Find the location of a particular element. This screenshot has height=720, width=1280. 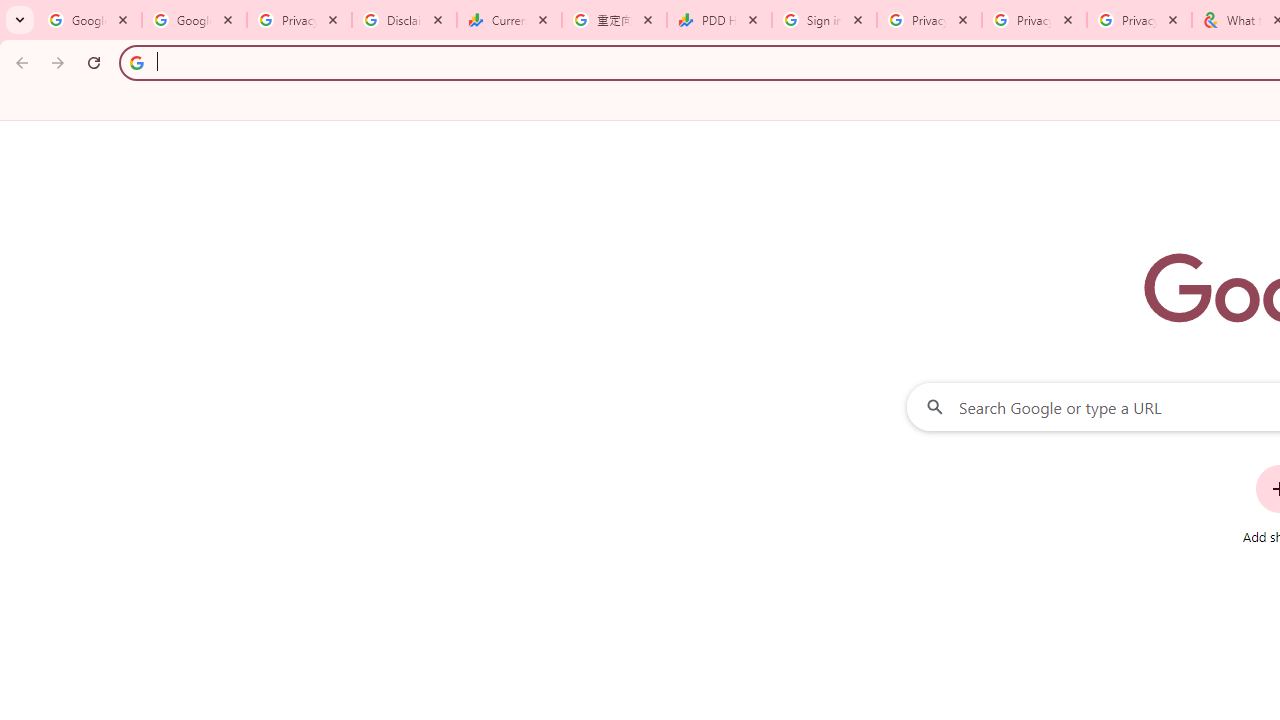

'Google Workspace Admin Community' is located at coordinates (88, 20).